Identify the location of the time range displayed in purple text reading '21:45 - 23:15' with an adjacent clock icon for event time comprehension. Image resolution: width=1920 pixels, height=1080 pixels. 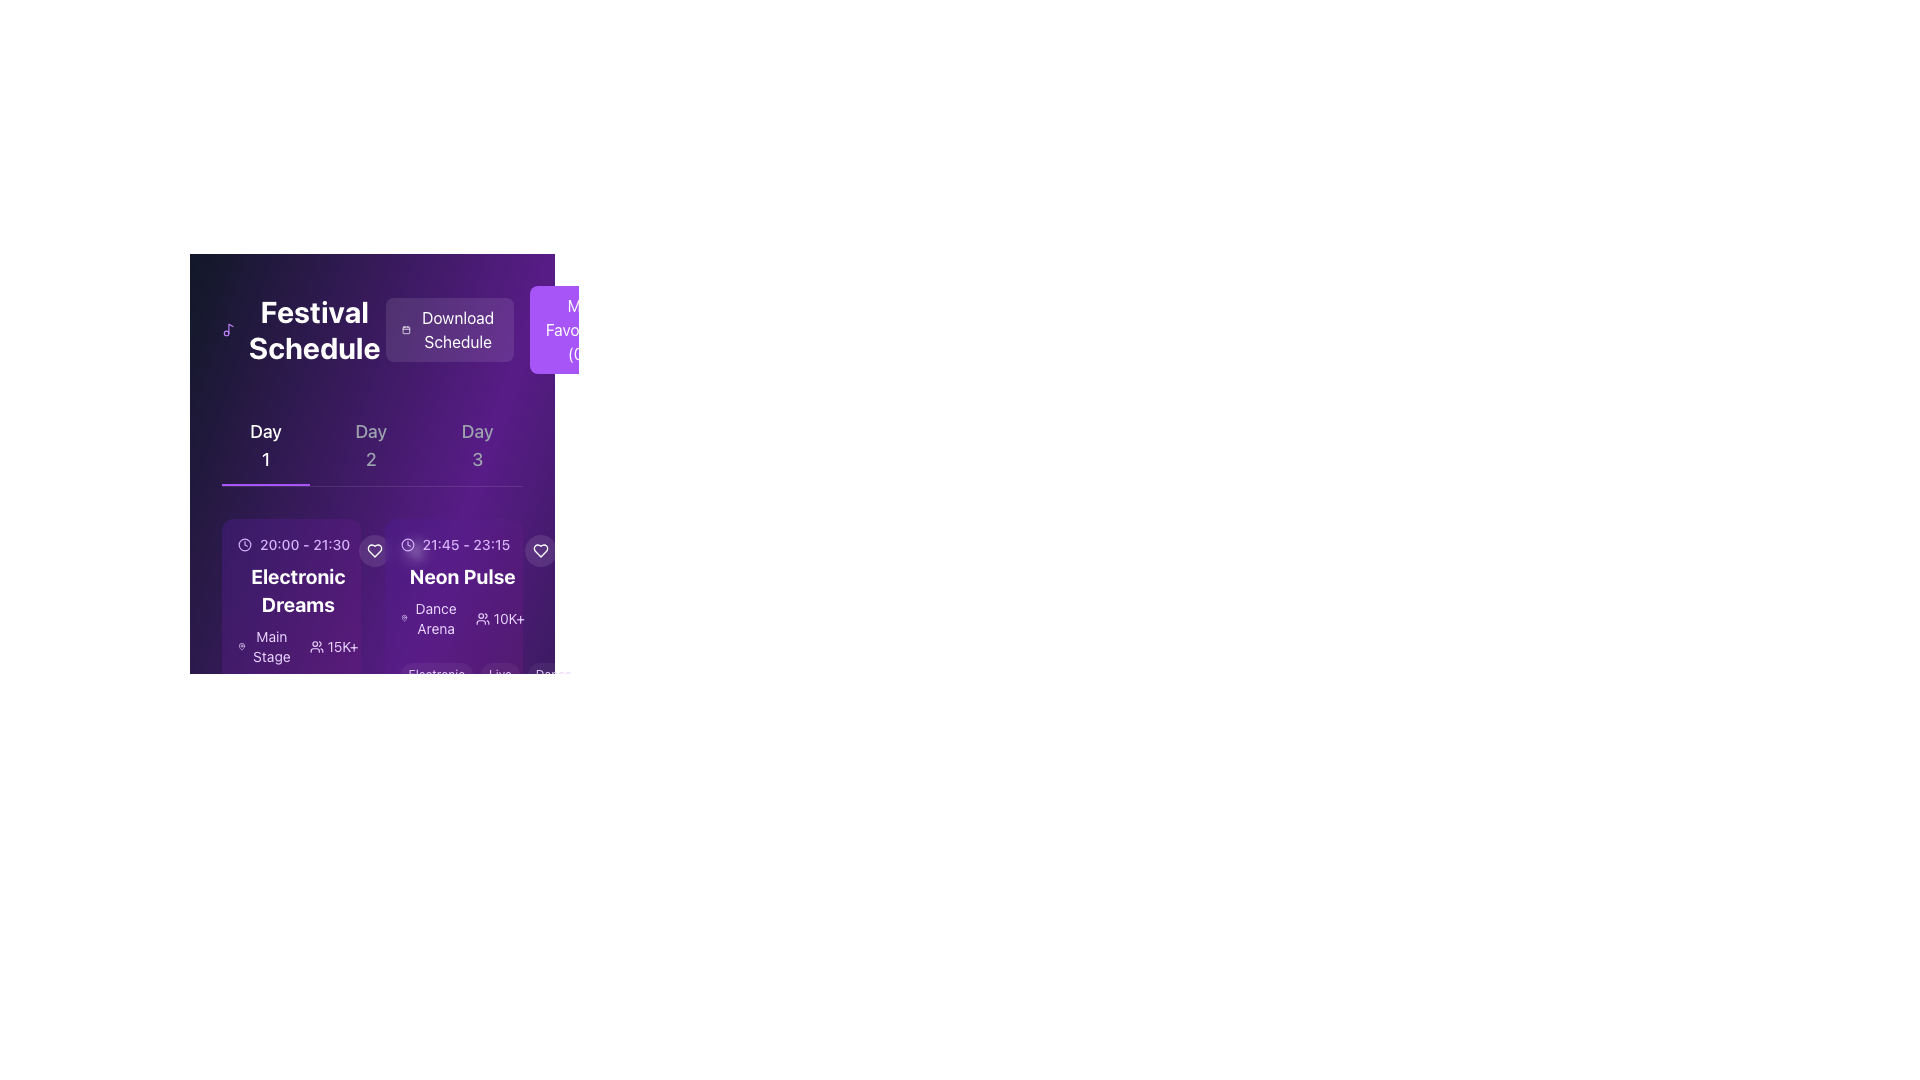
(461, 544).